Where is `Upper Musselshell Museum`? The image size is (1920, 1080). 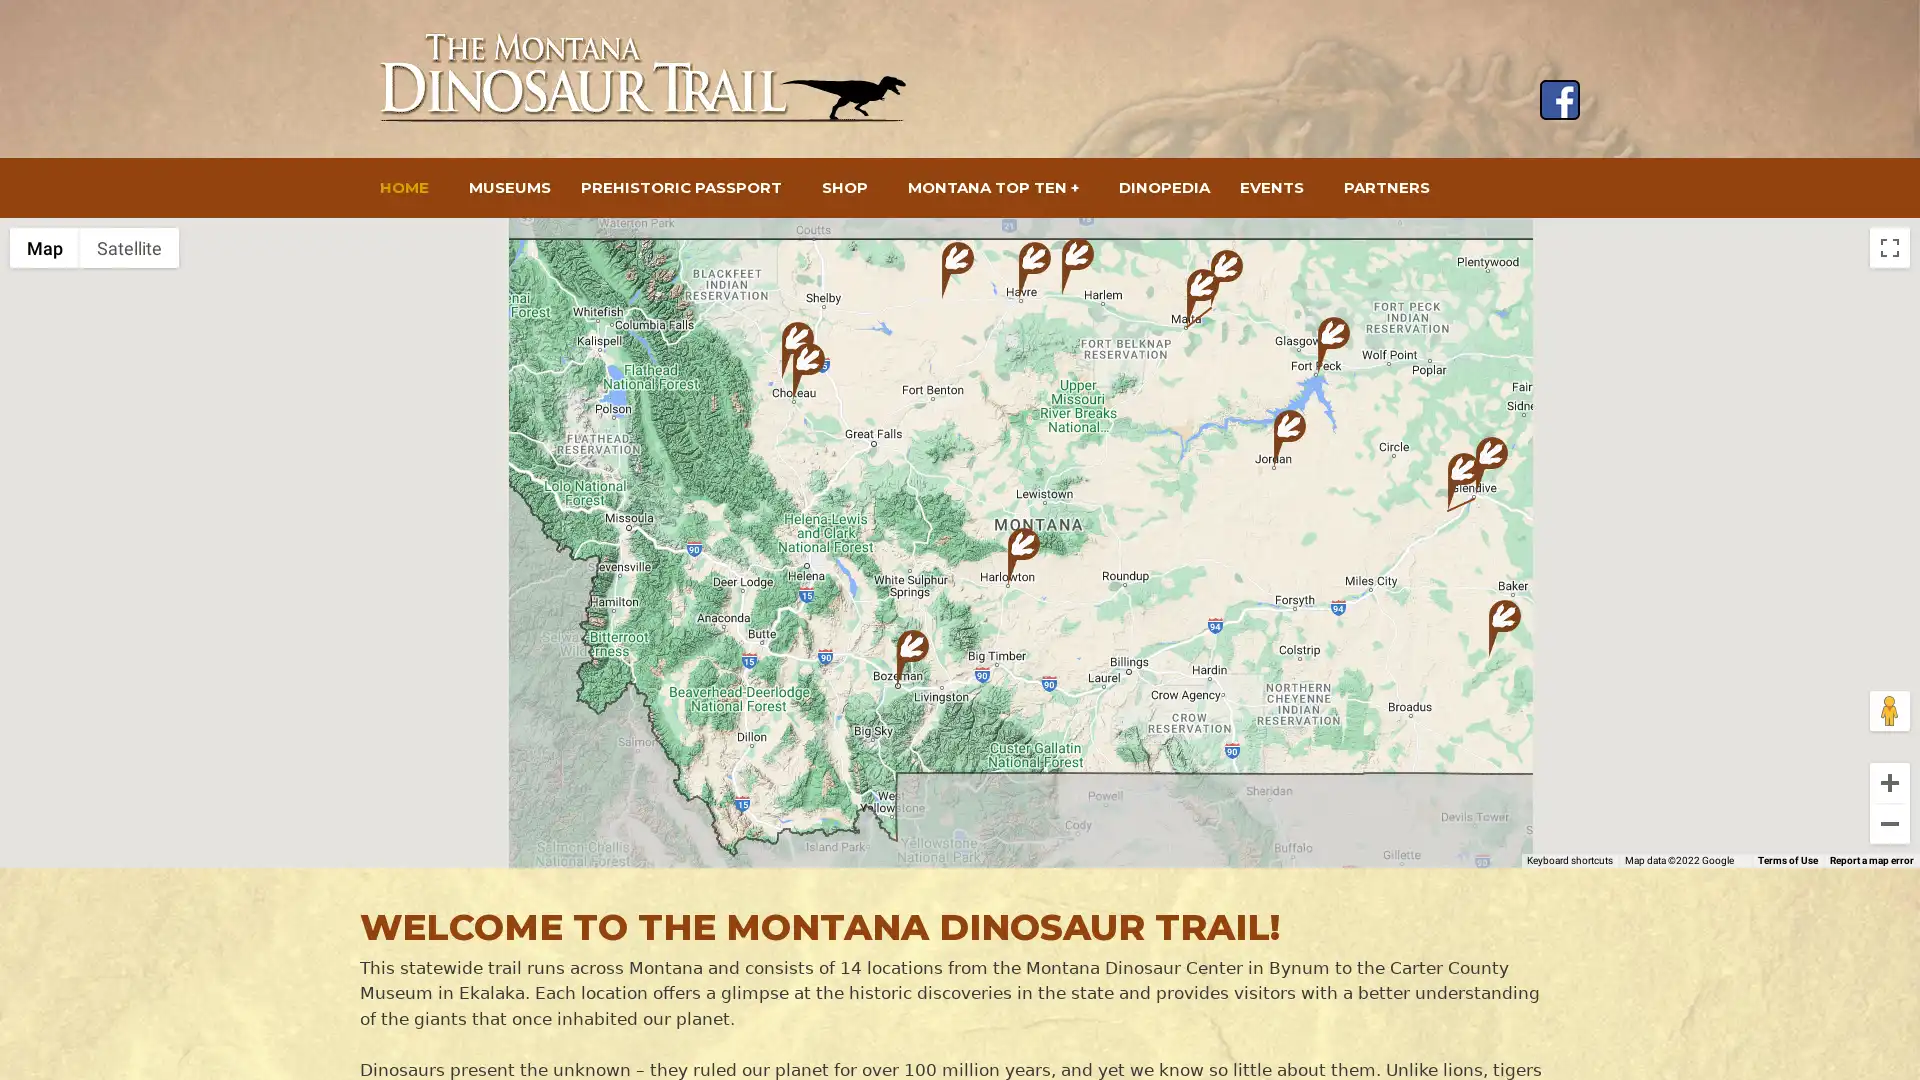
Upper Musselshell Museum is located at coordinates (1023, 556).